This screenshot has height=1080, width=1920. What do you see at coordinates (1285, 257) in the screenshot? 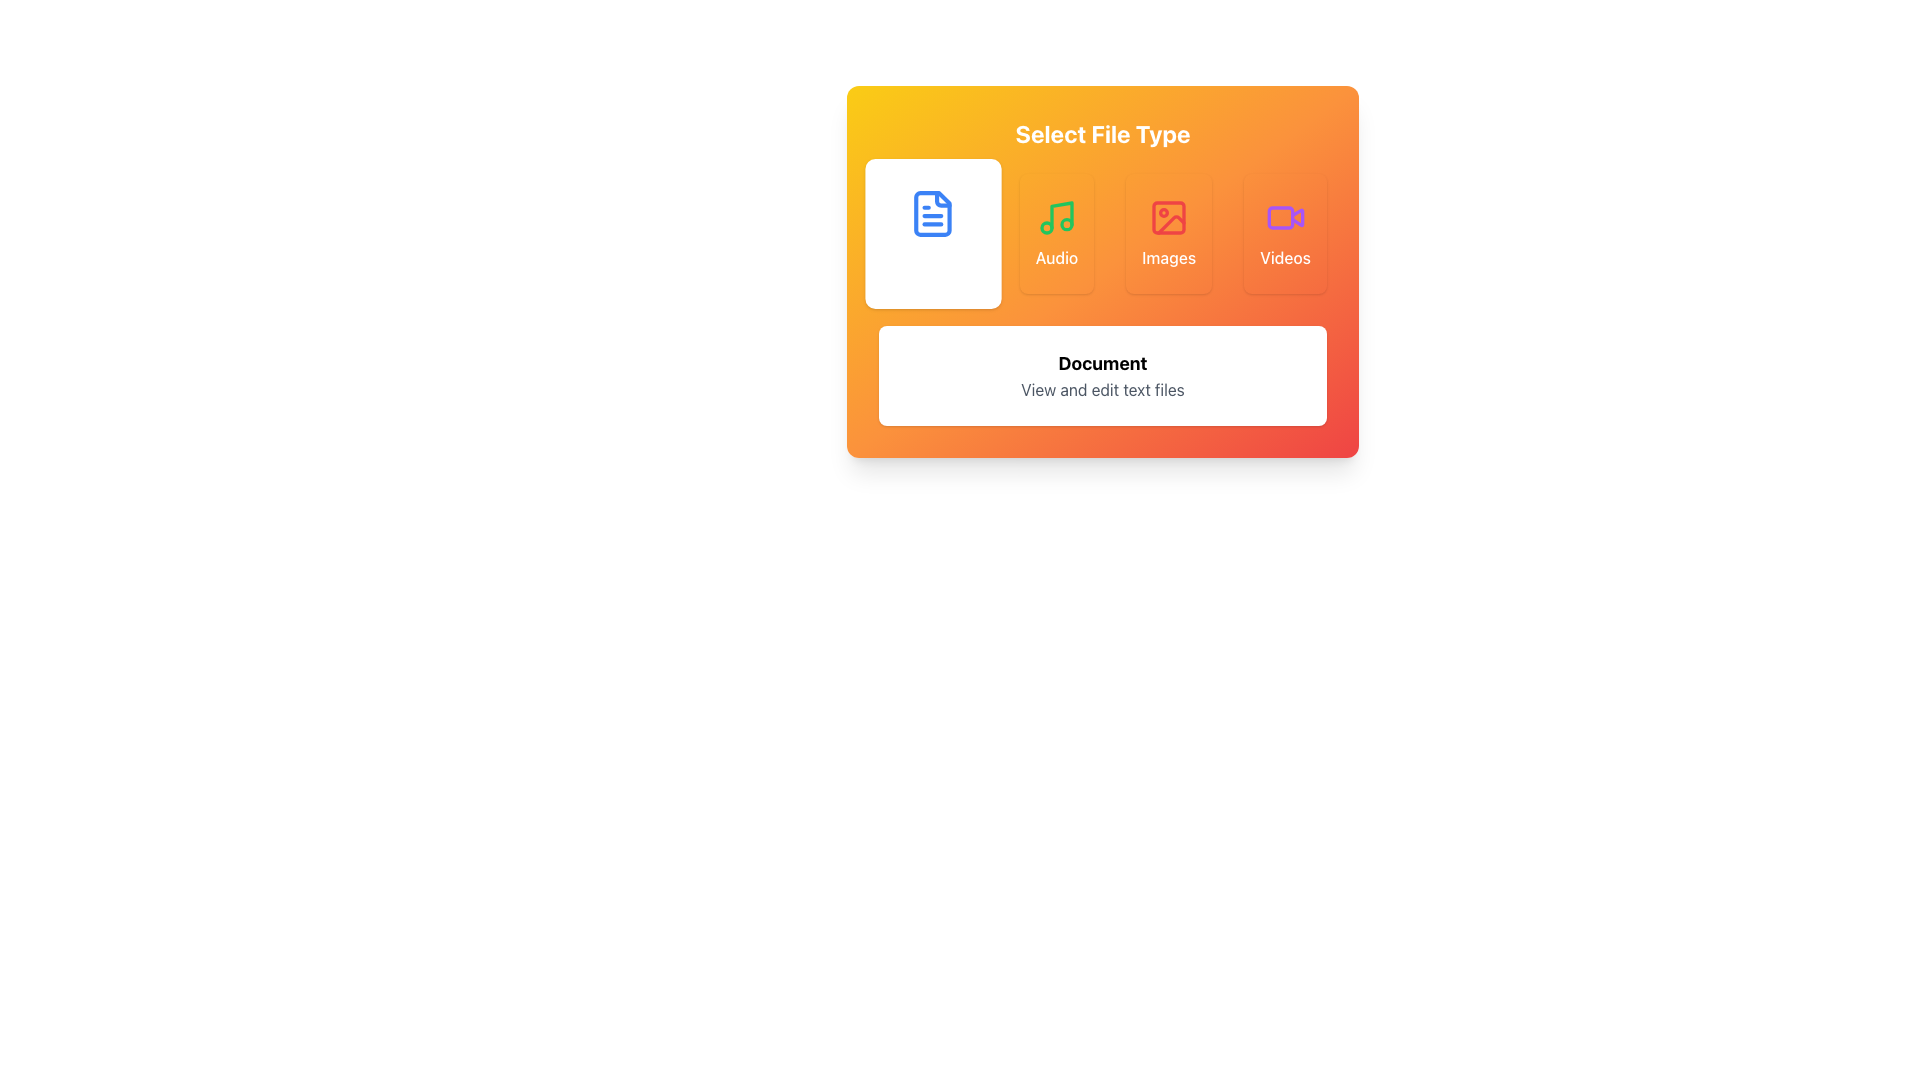
I see `the text label indicating the option for selecting video file types, which is located beneath the video camera icon in the fourth rectangular box` at bounding box center [1285, 257].